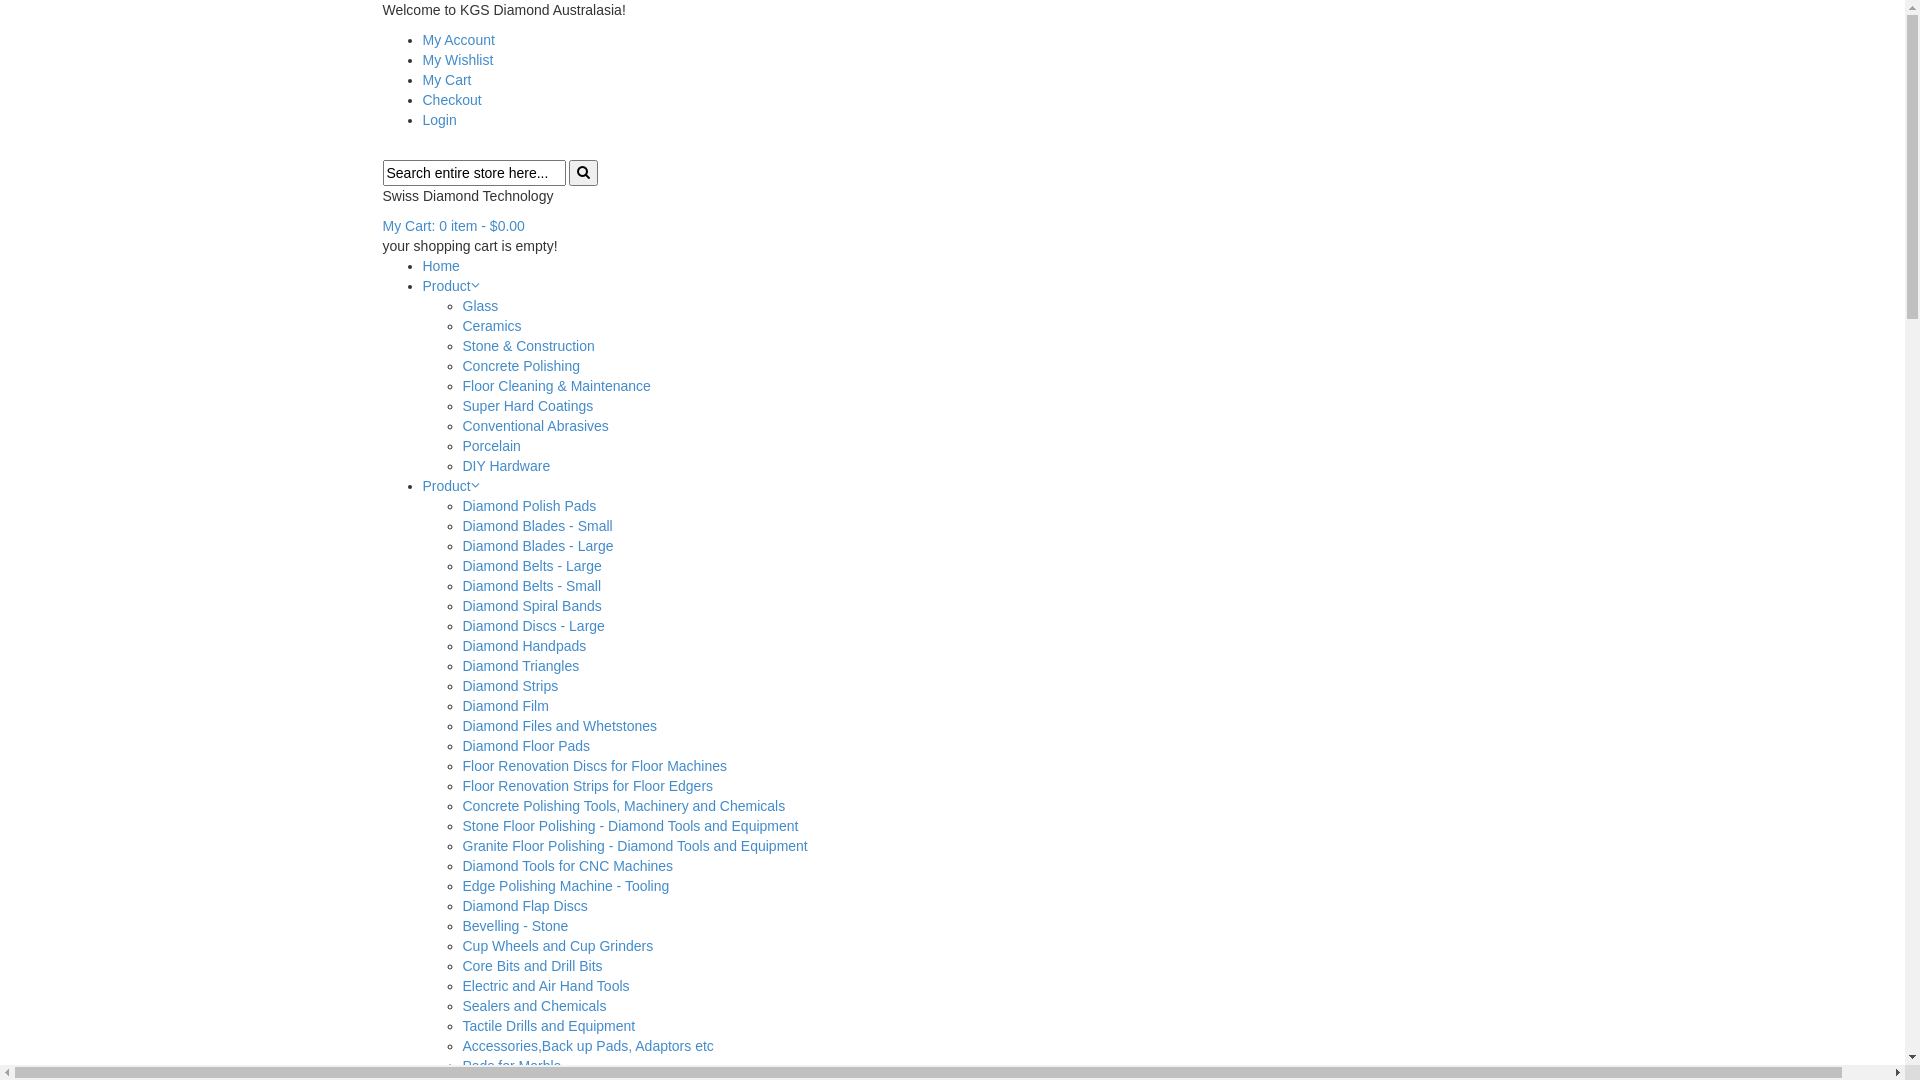 The height and width of the screenshot is (1080, 1920). Describe the element at coordinates (526, 745) in the screenshot. I see `'Diamond Floor Pads'` at that location.